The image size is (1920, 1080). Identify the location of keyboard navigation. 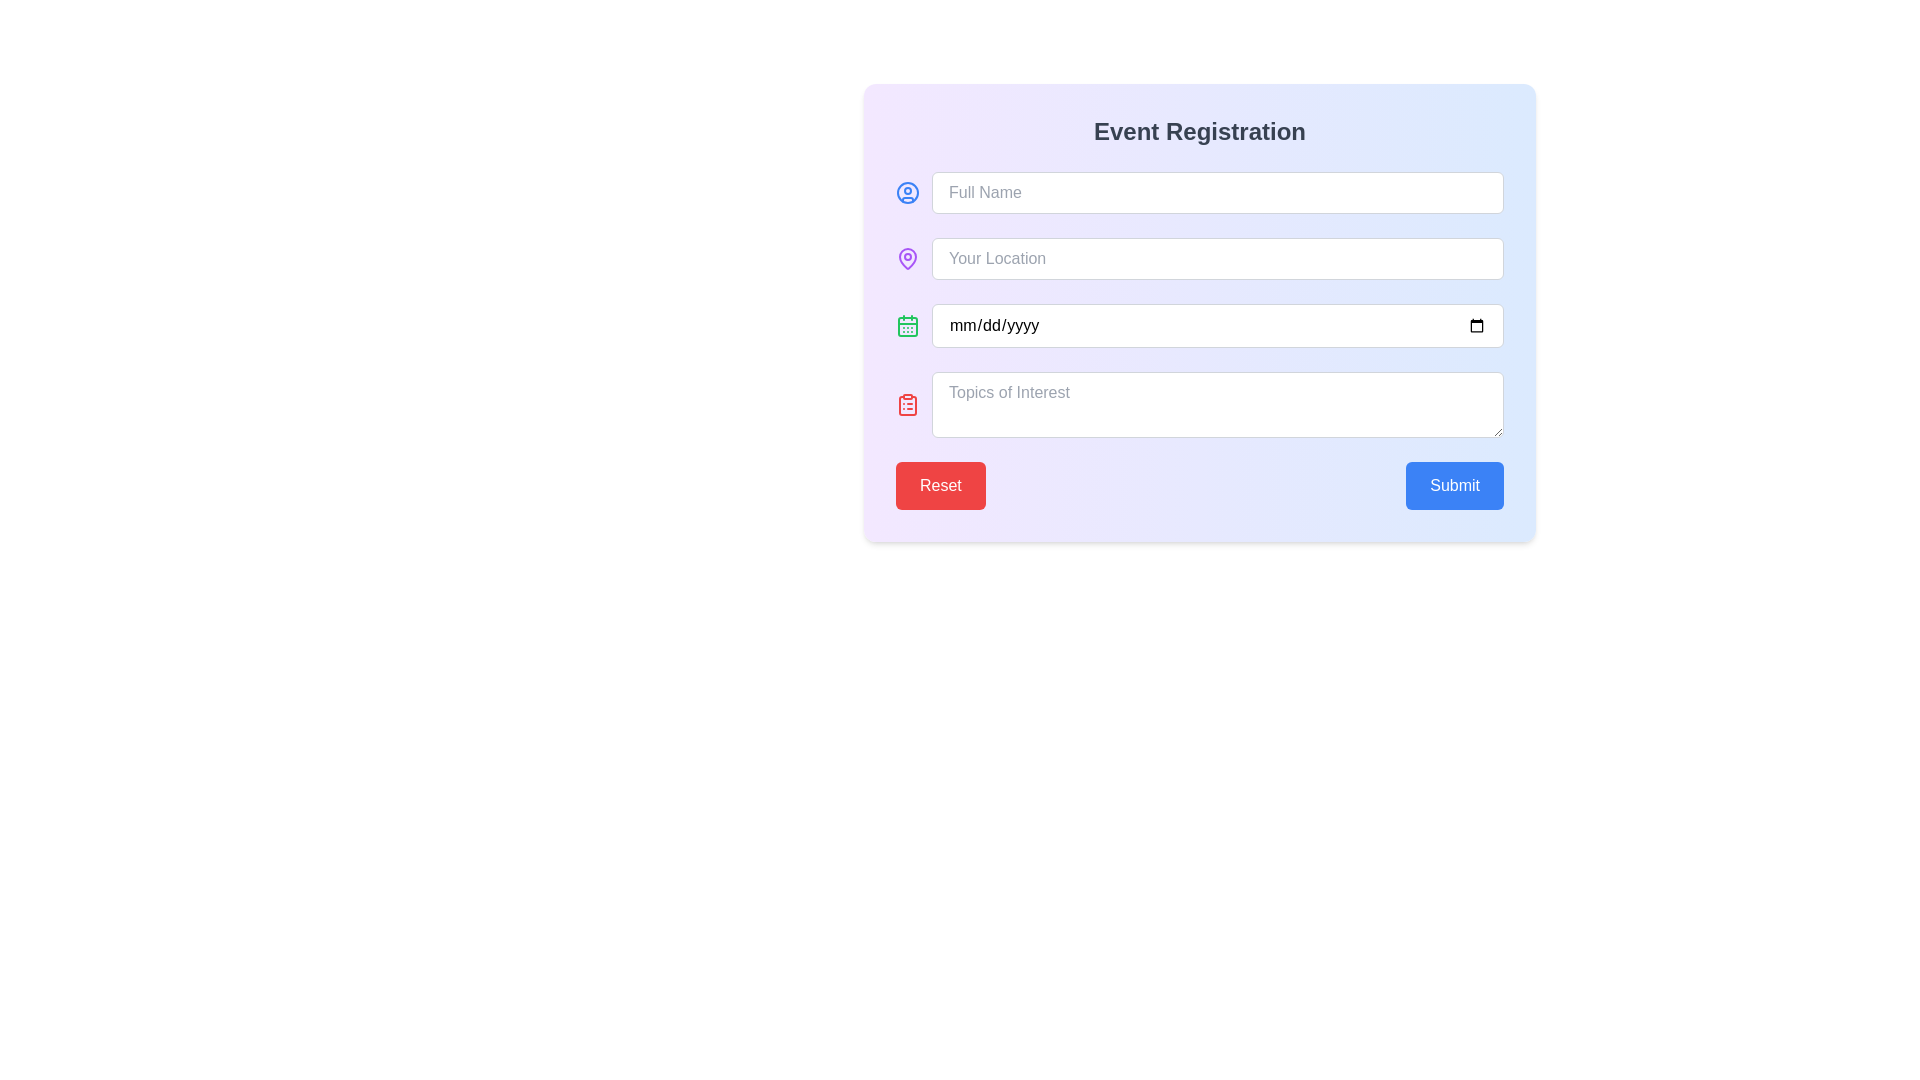
(939, 486).